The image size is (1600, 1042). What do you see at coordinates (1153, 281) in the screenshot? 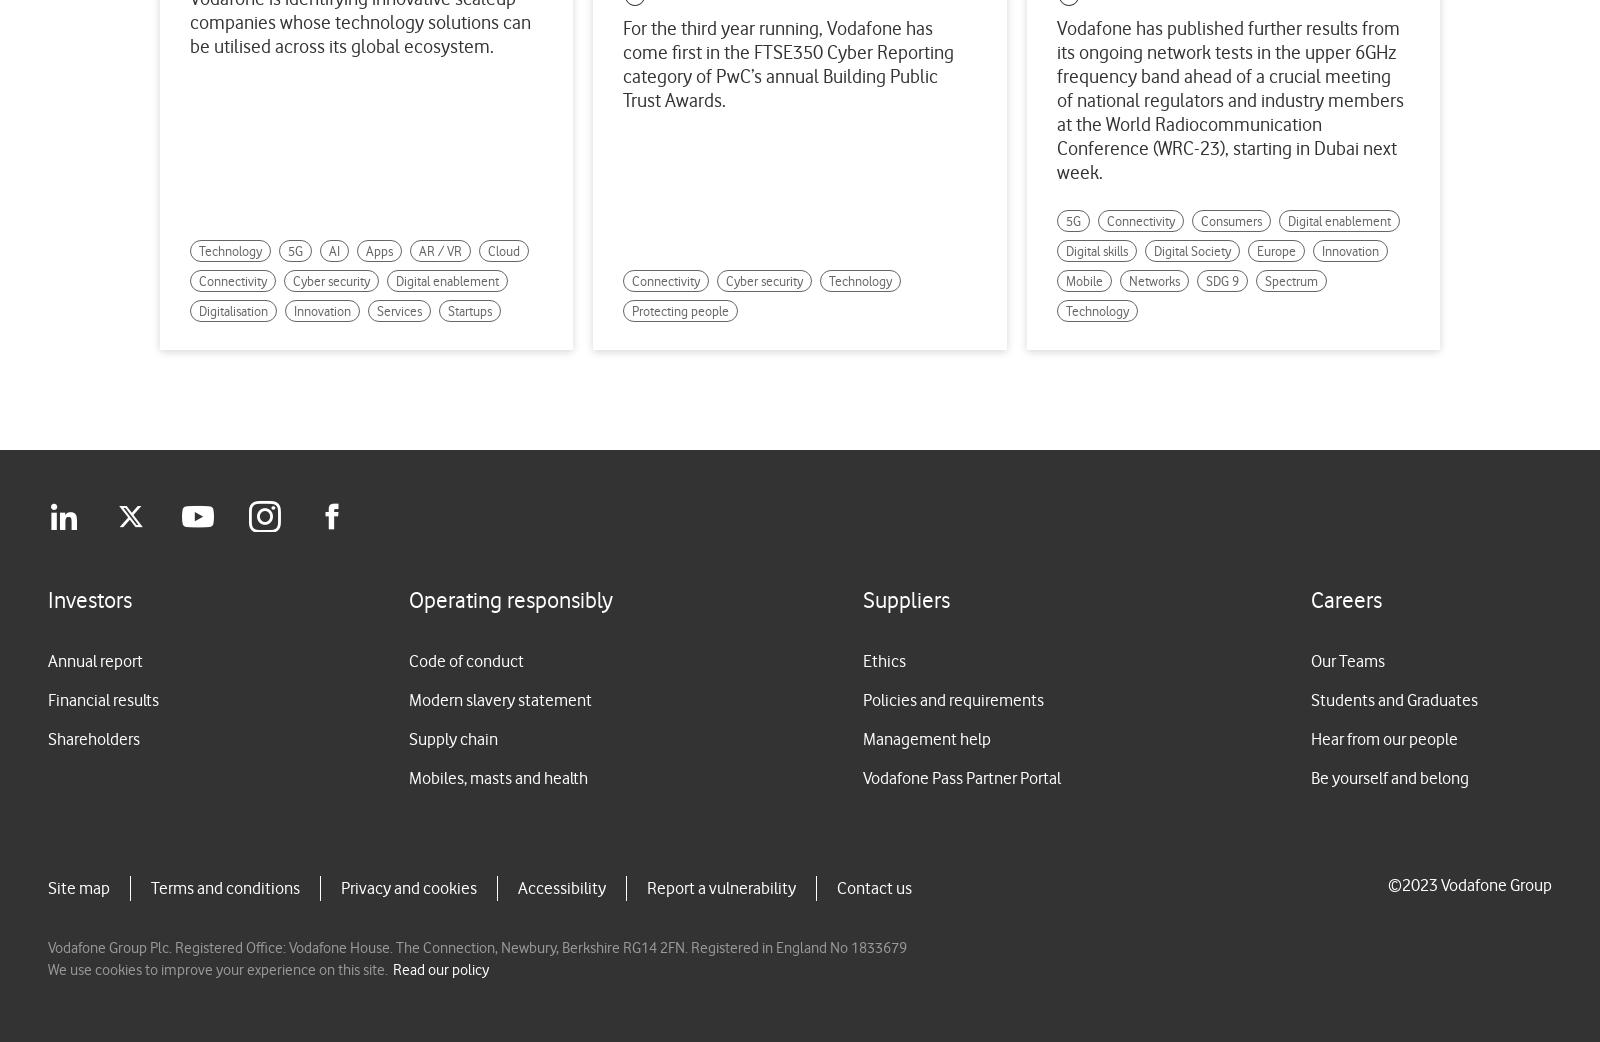
I see `'Networks'` at bounding box center [1153, 281].